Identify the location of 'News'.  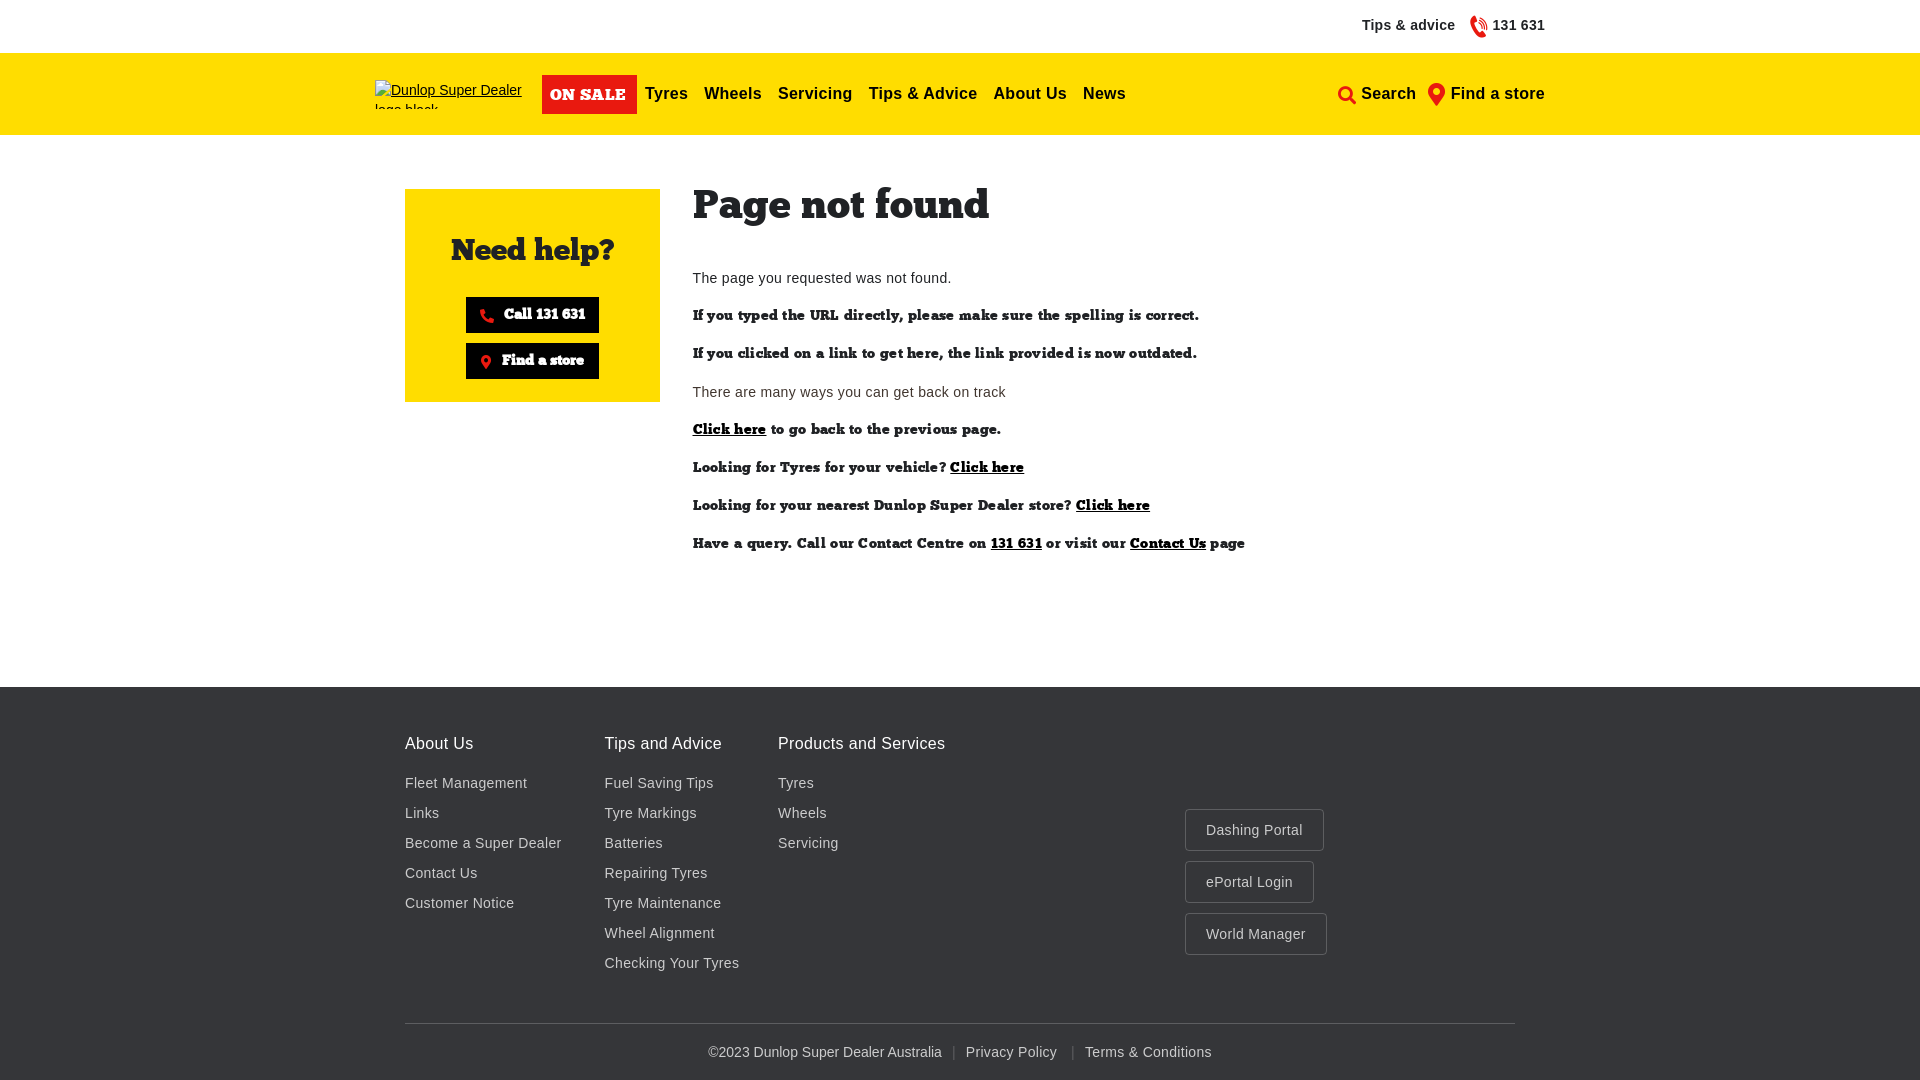
(1103, 93).